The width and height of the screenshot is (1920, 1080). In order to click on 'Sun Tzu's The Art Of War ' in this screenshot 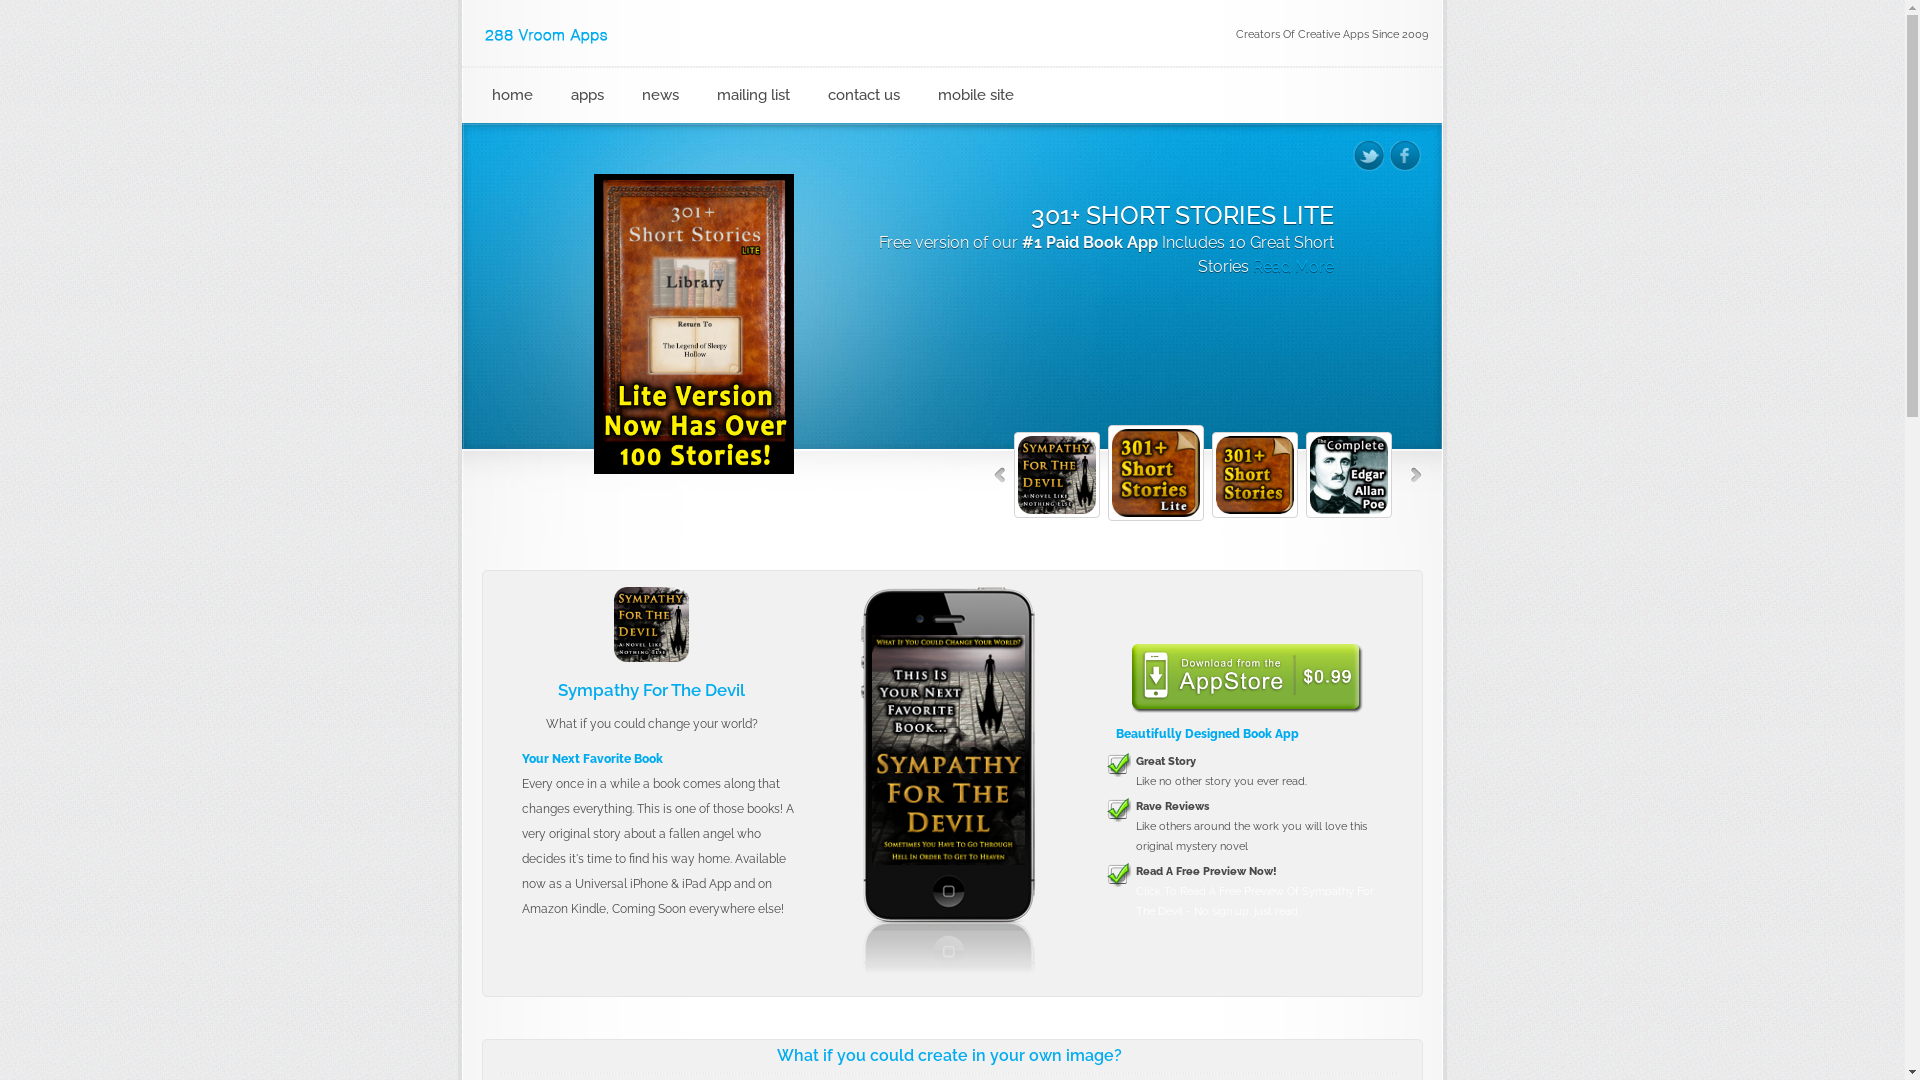, I will do `click(947, 749)`.